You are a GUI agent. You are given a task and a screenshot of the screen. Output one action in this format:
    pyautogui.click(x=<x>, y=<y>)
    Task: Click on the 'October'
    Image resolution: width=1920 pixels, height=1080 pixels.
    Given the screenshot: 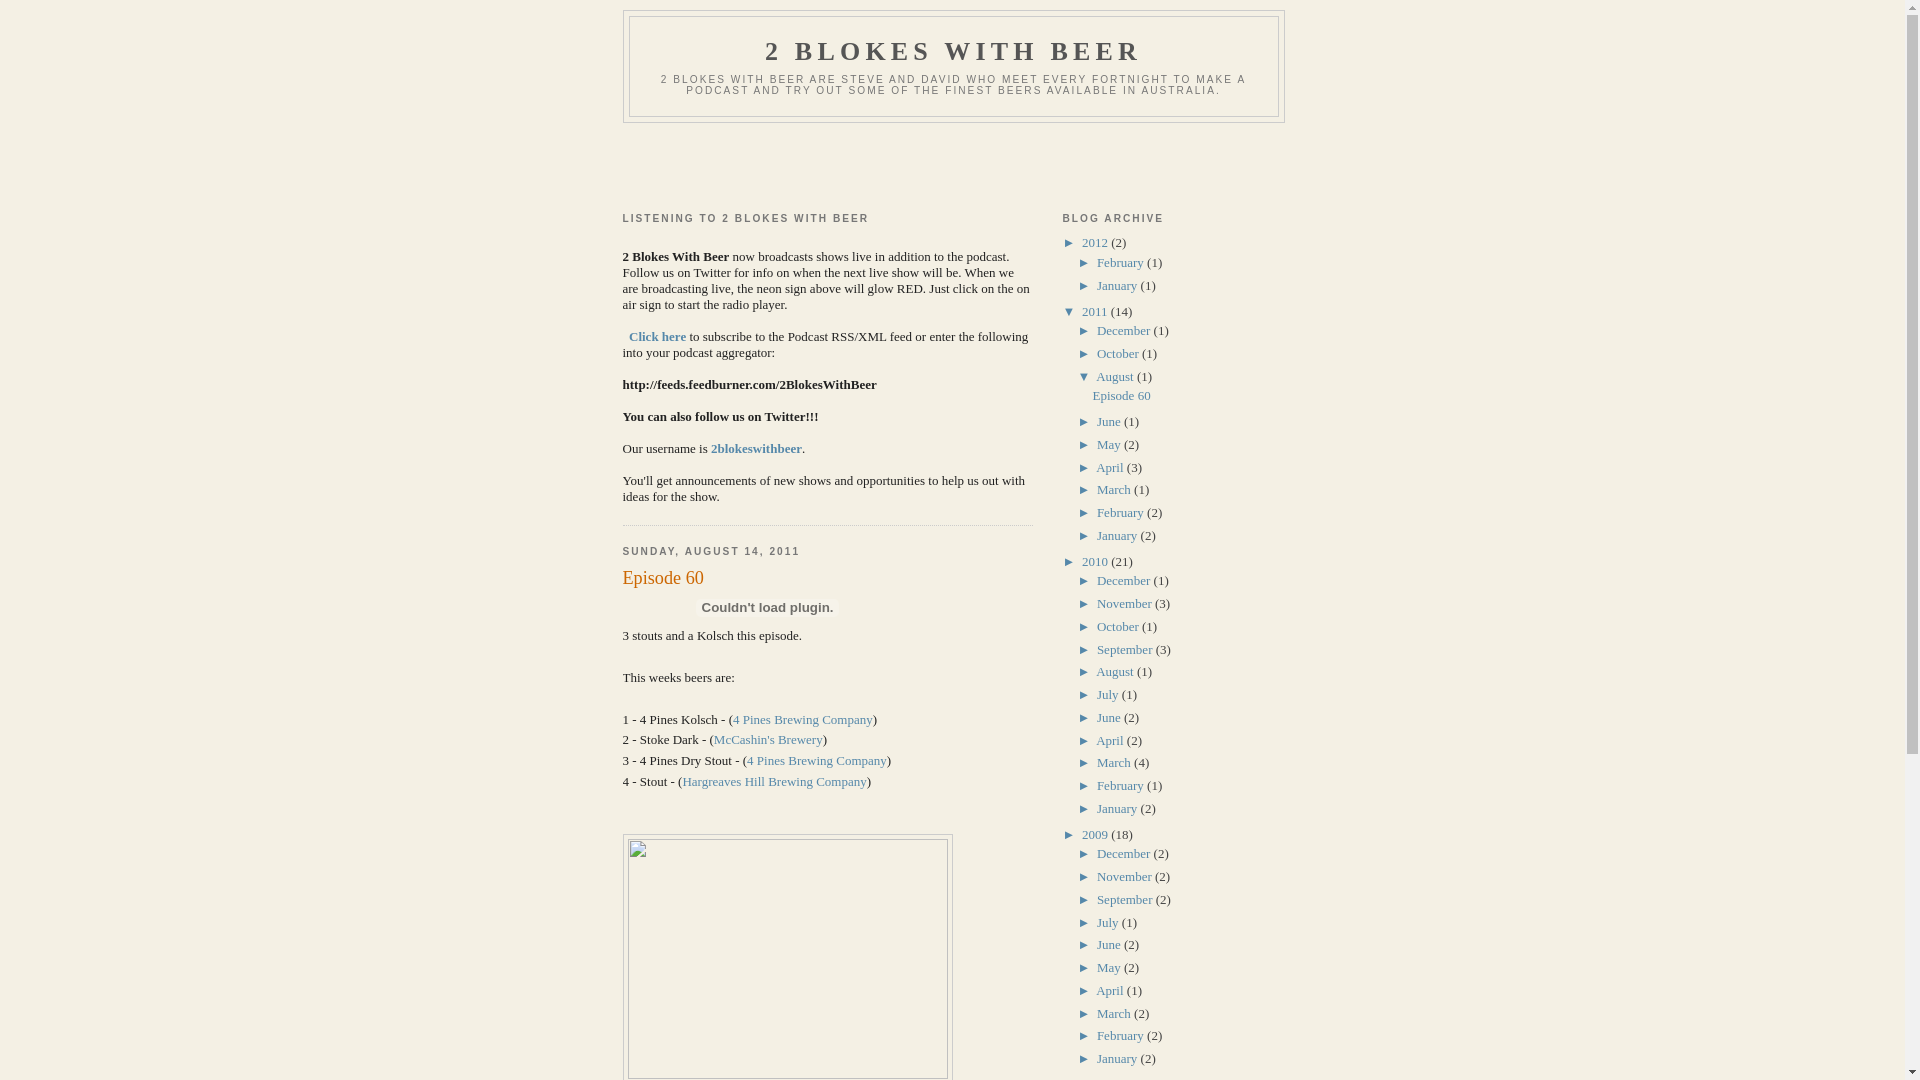 What is the action you would take?
    pyautogui.click(x=1118, y=625)
    